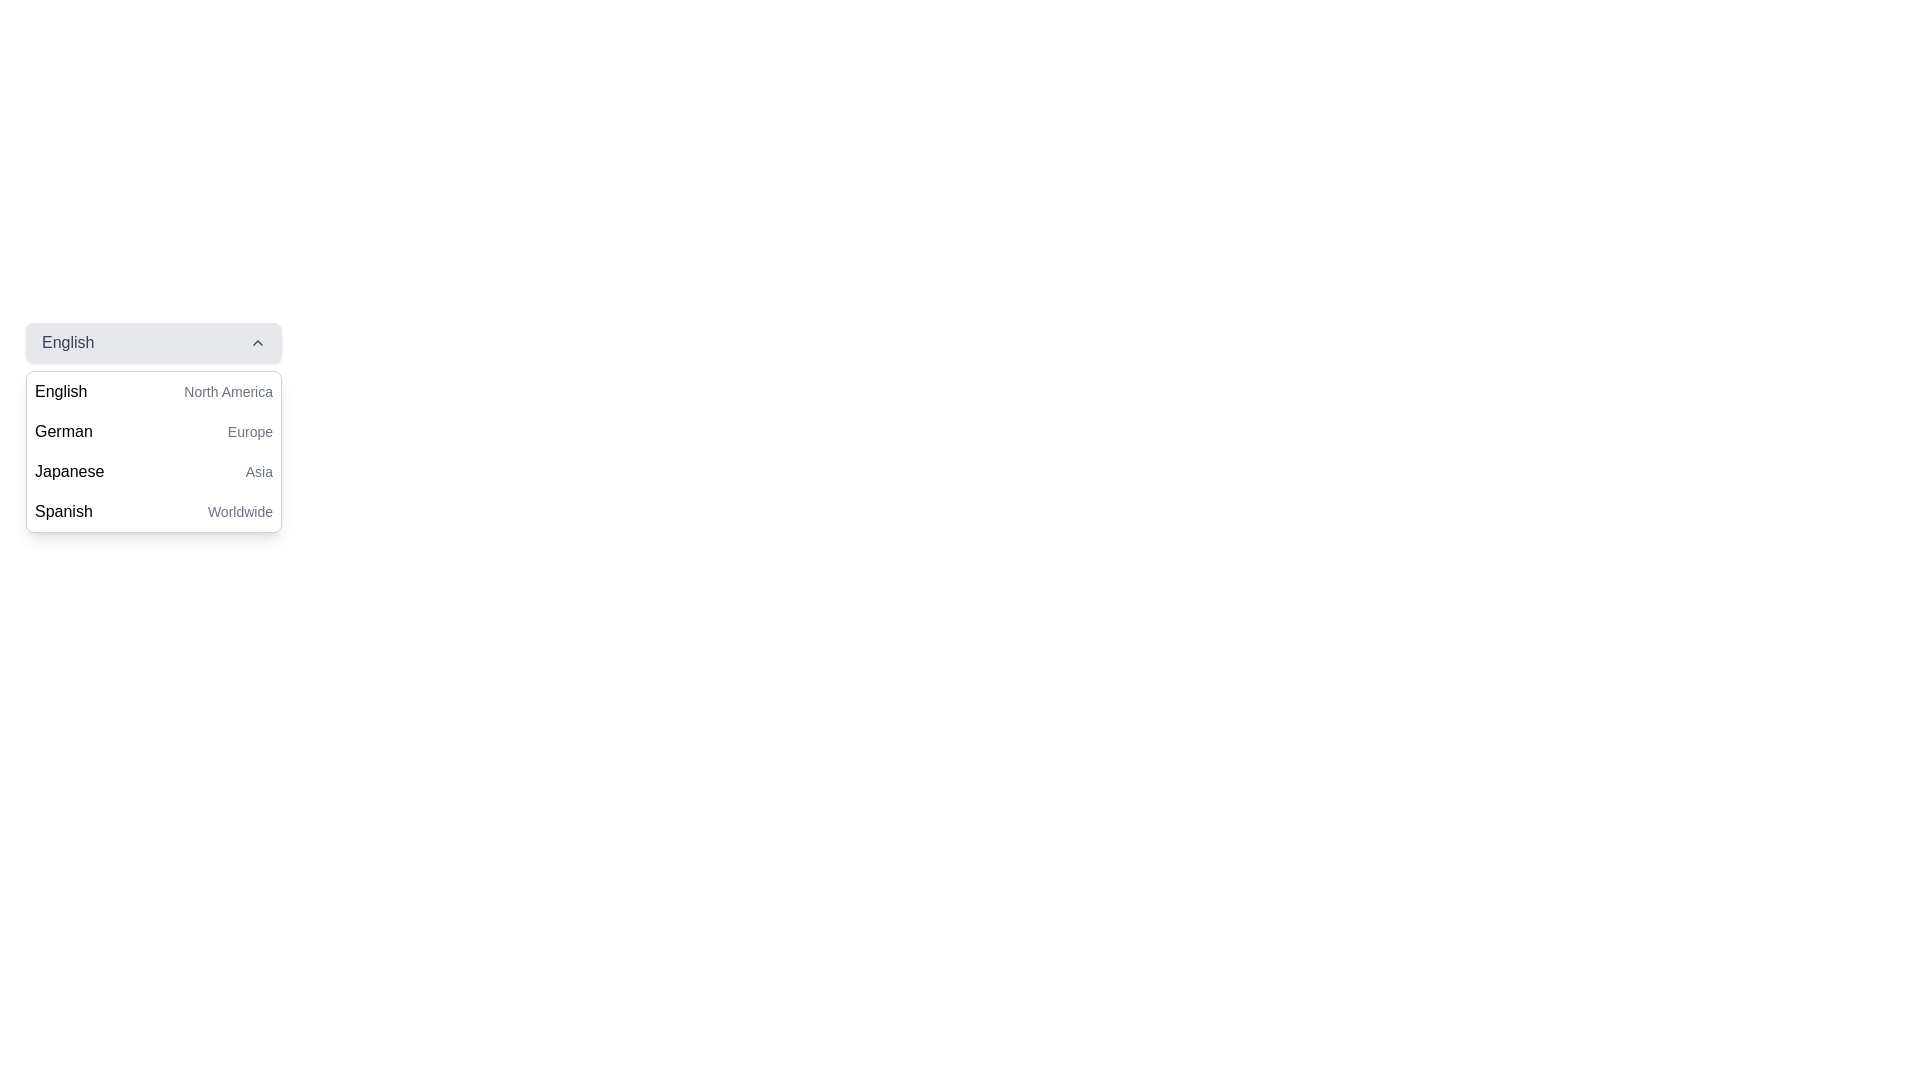 This screenshot has width=1920, height=1080. I want to click on the text label displaying 'English' in black, so click(61, 392).